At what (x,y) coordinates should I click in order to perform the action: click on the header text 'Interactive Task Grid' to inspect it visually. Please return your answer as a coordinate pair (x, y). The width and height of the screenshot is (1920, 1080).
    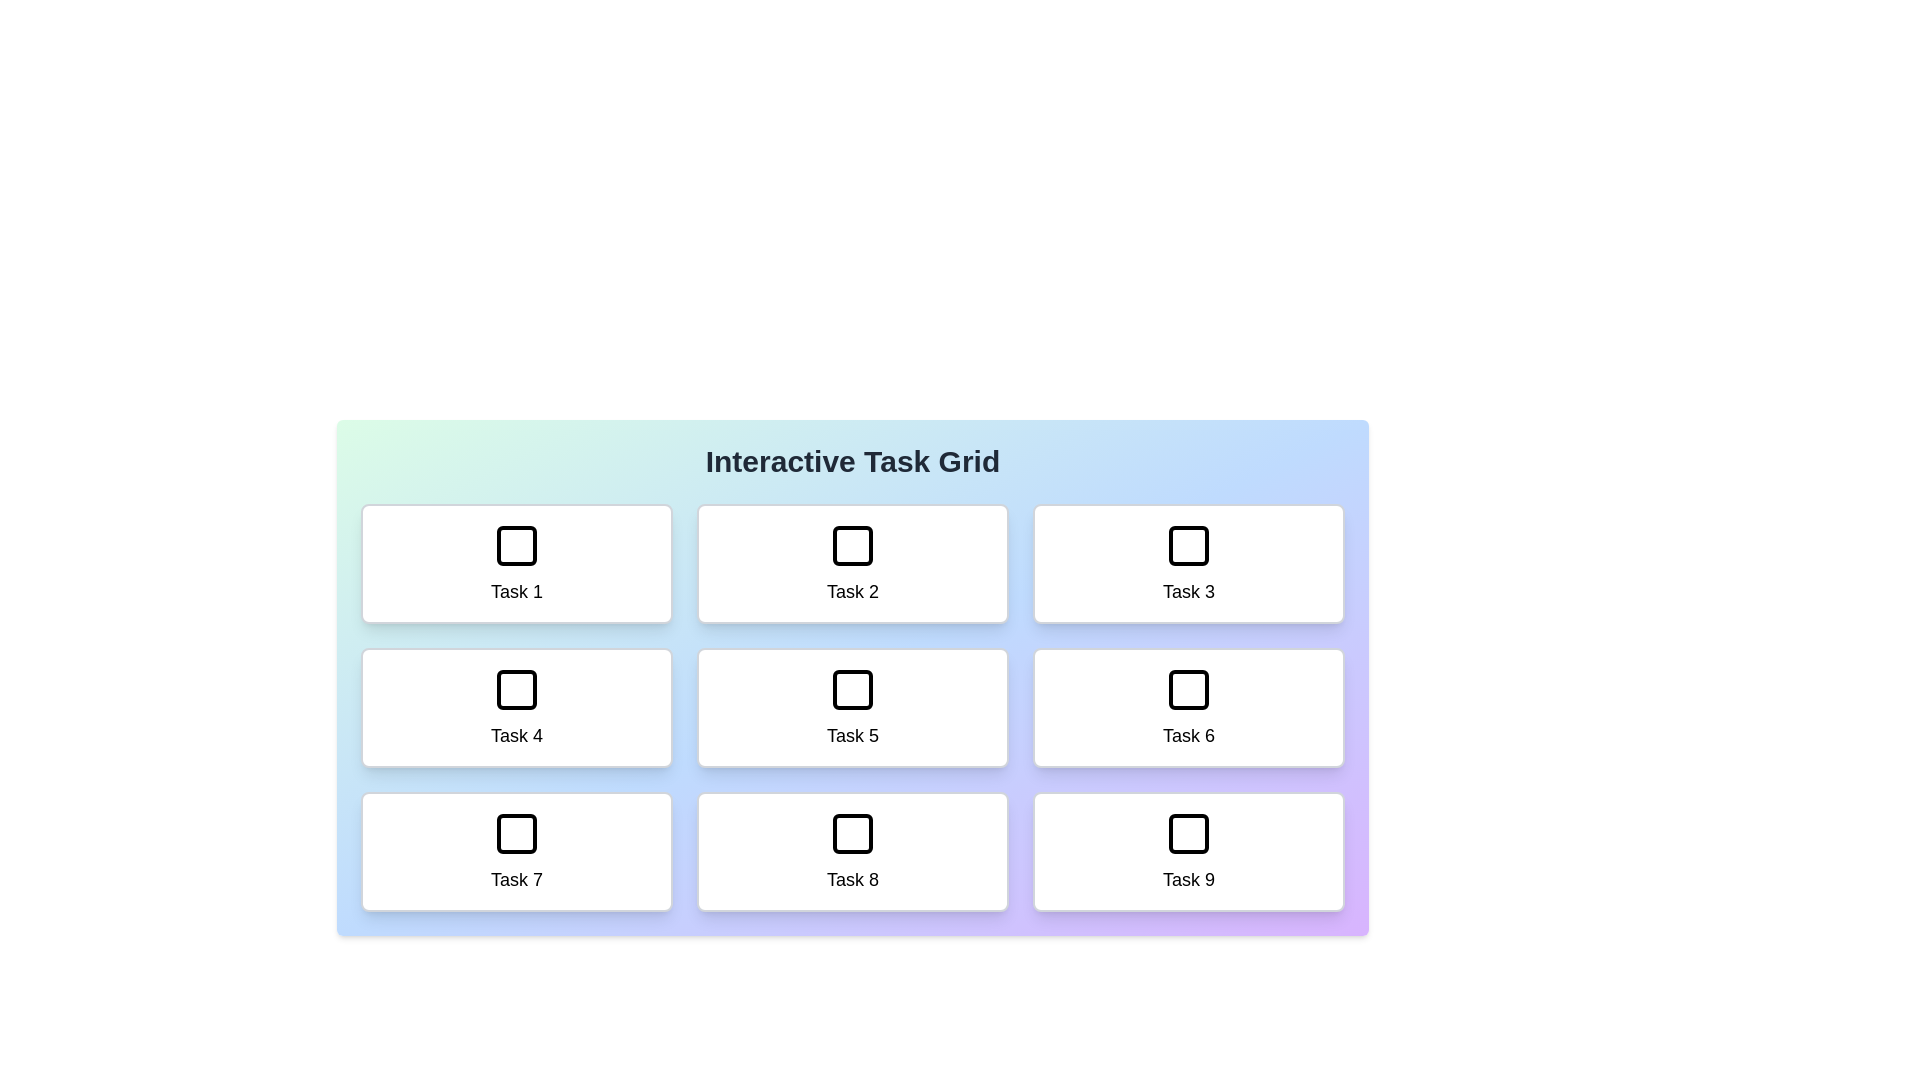
    Looking at the image, I should click on (853, 462).